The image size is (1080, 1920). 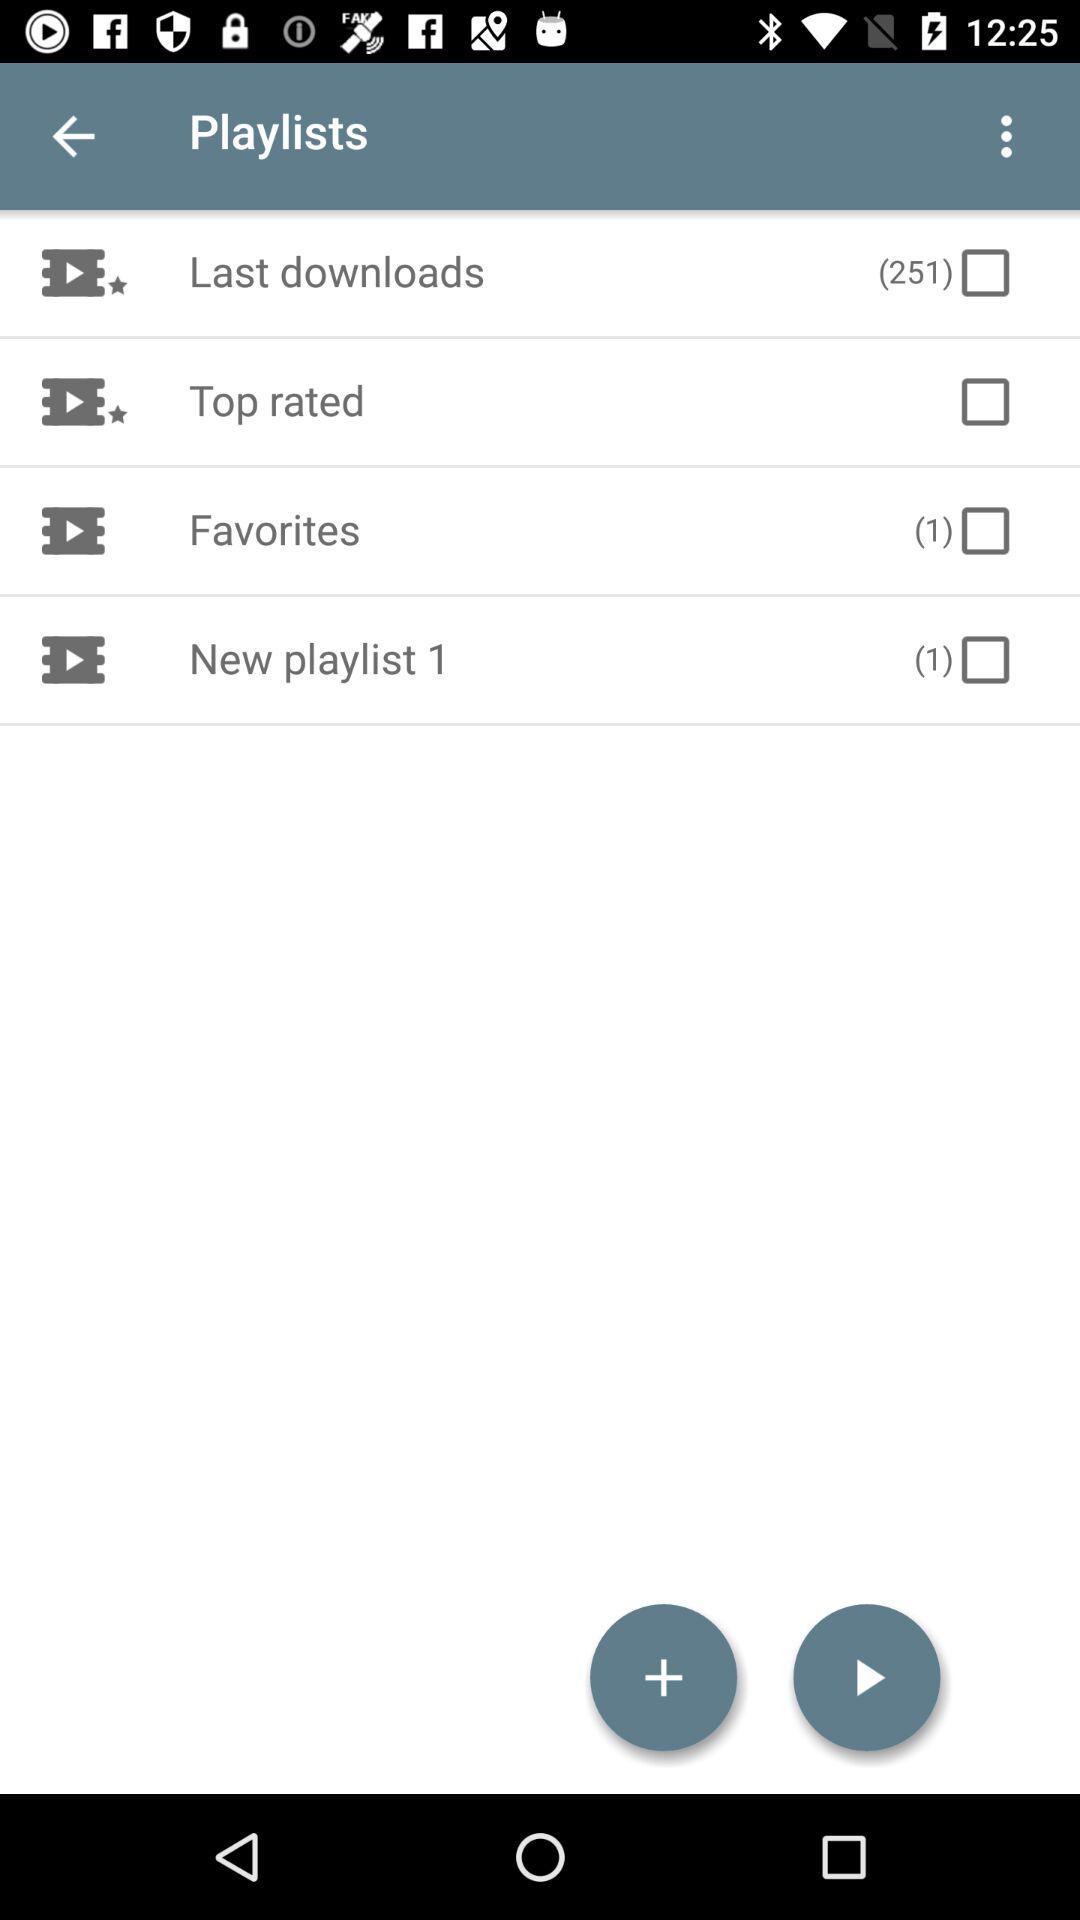 What do you see at coordinates (529, 660) in the screenshot?
I see `the item next to (1)` at bounding box center [529, 660].